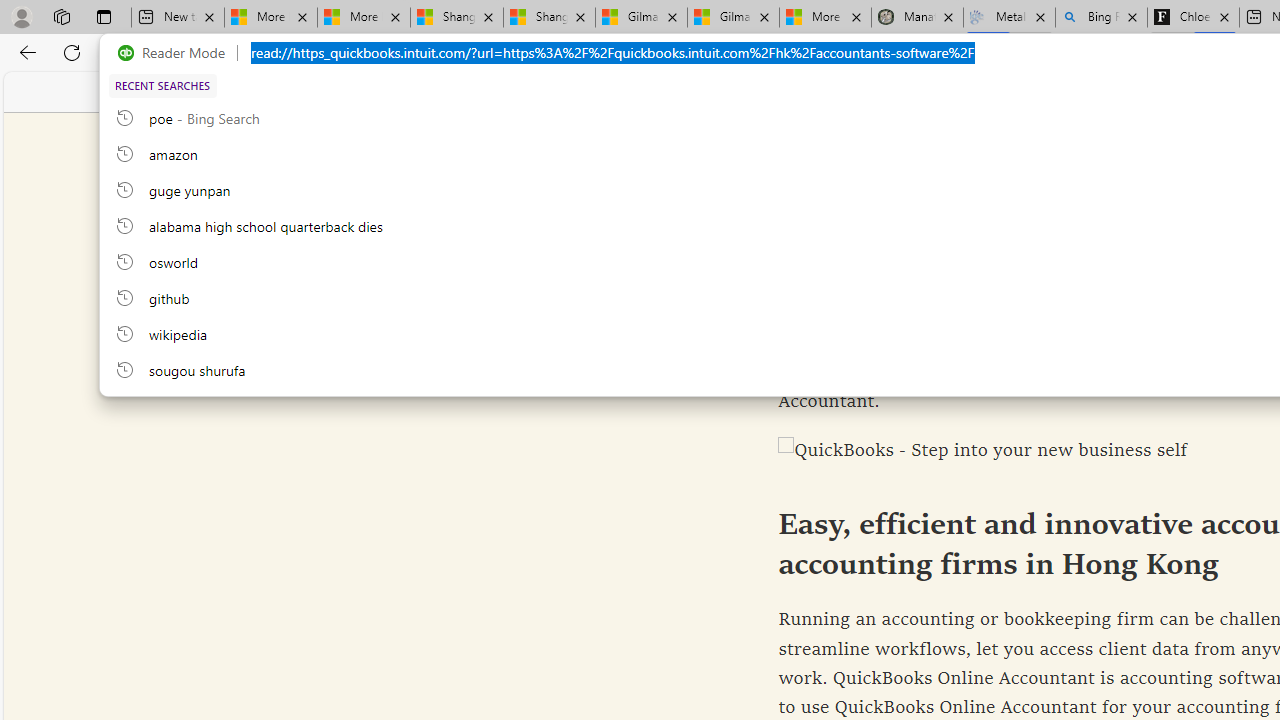 Image resolution: width=1280 pixels, height=720 pixels. Describe the element at coordinates (1100, 17) in the screenshot. I see `'Bing Real Estate - Home sales and rental listings'` at that location.